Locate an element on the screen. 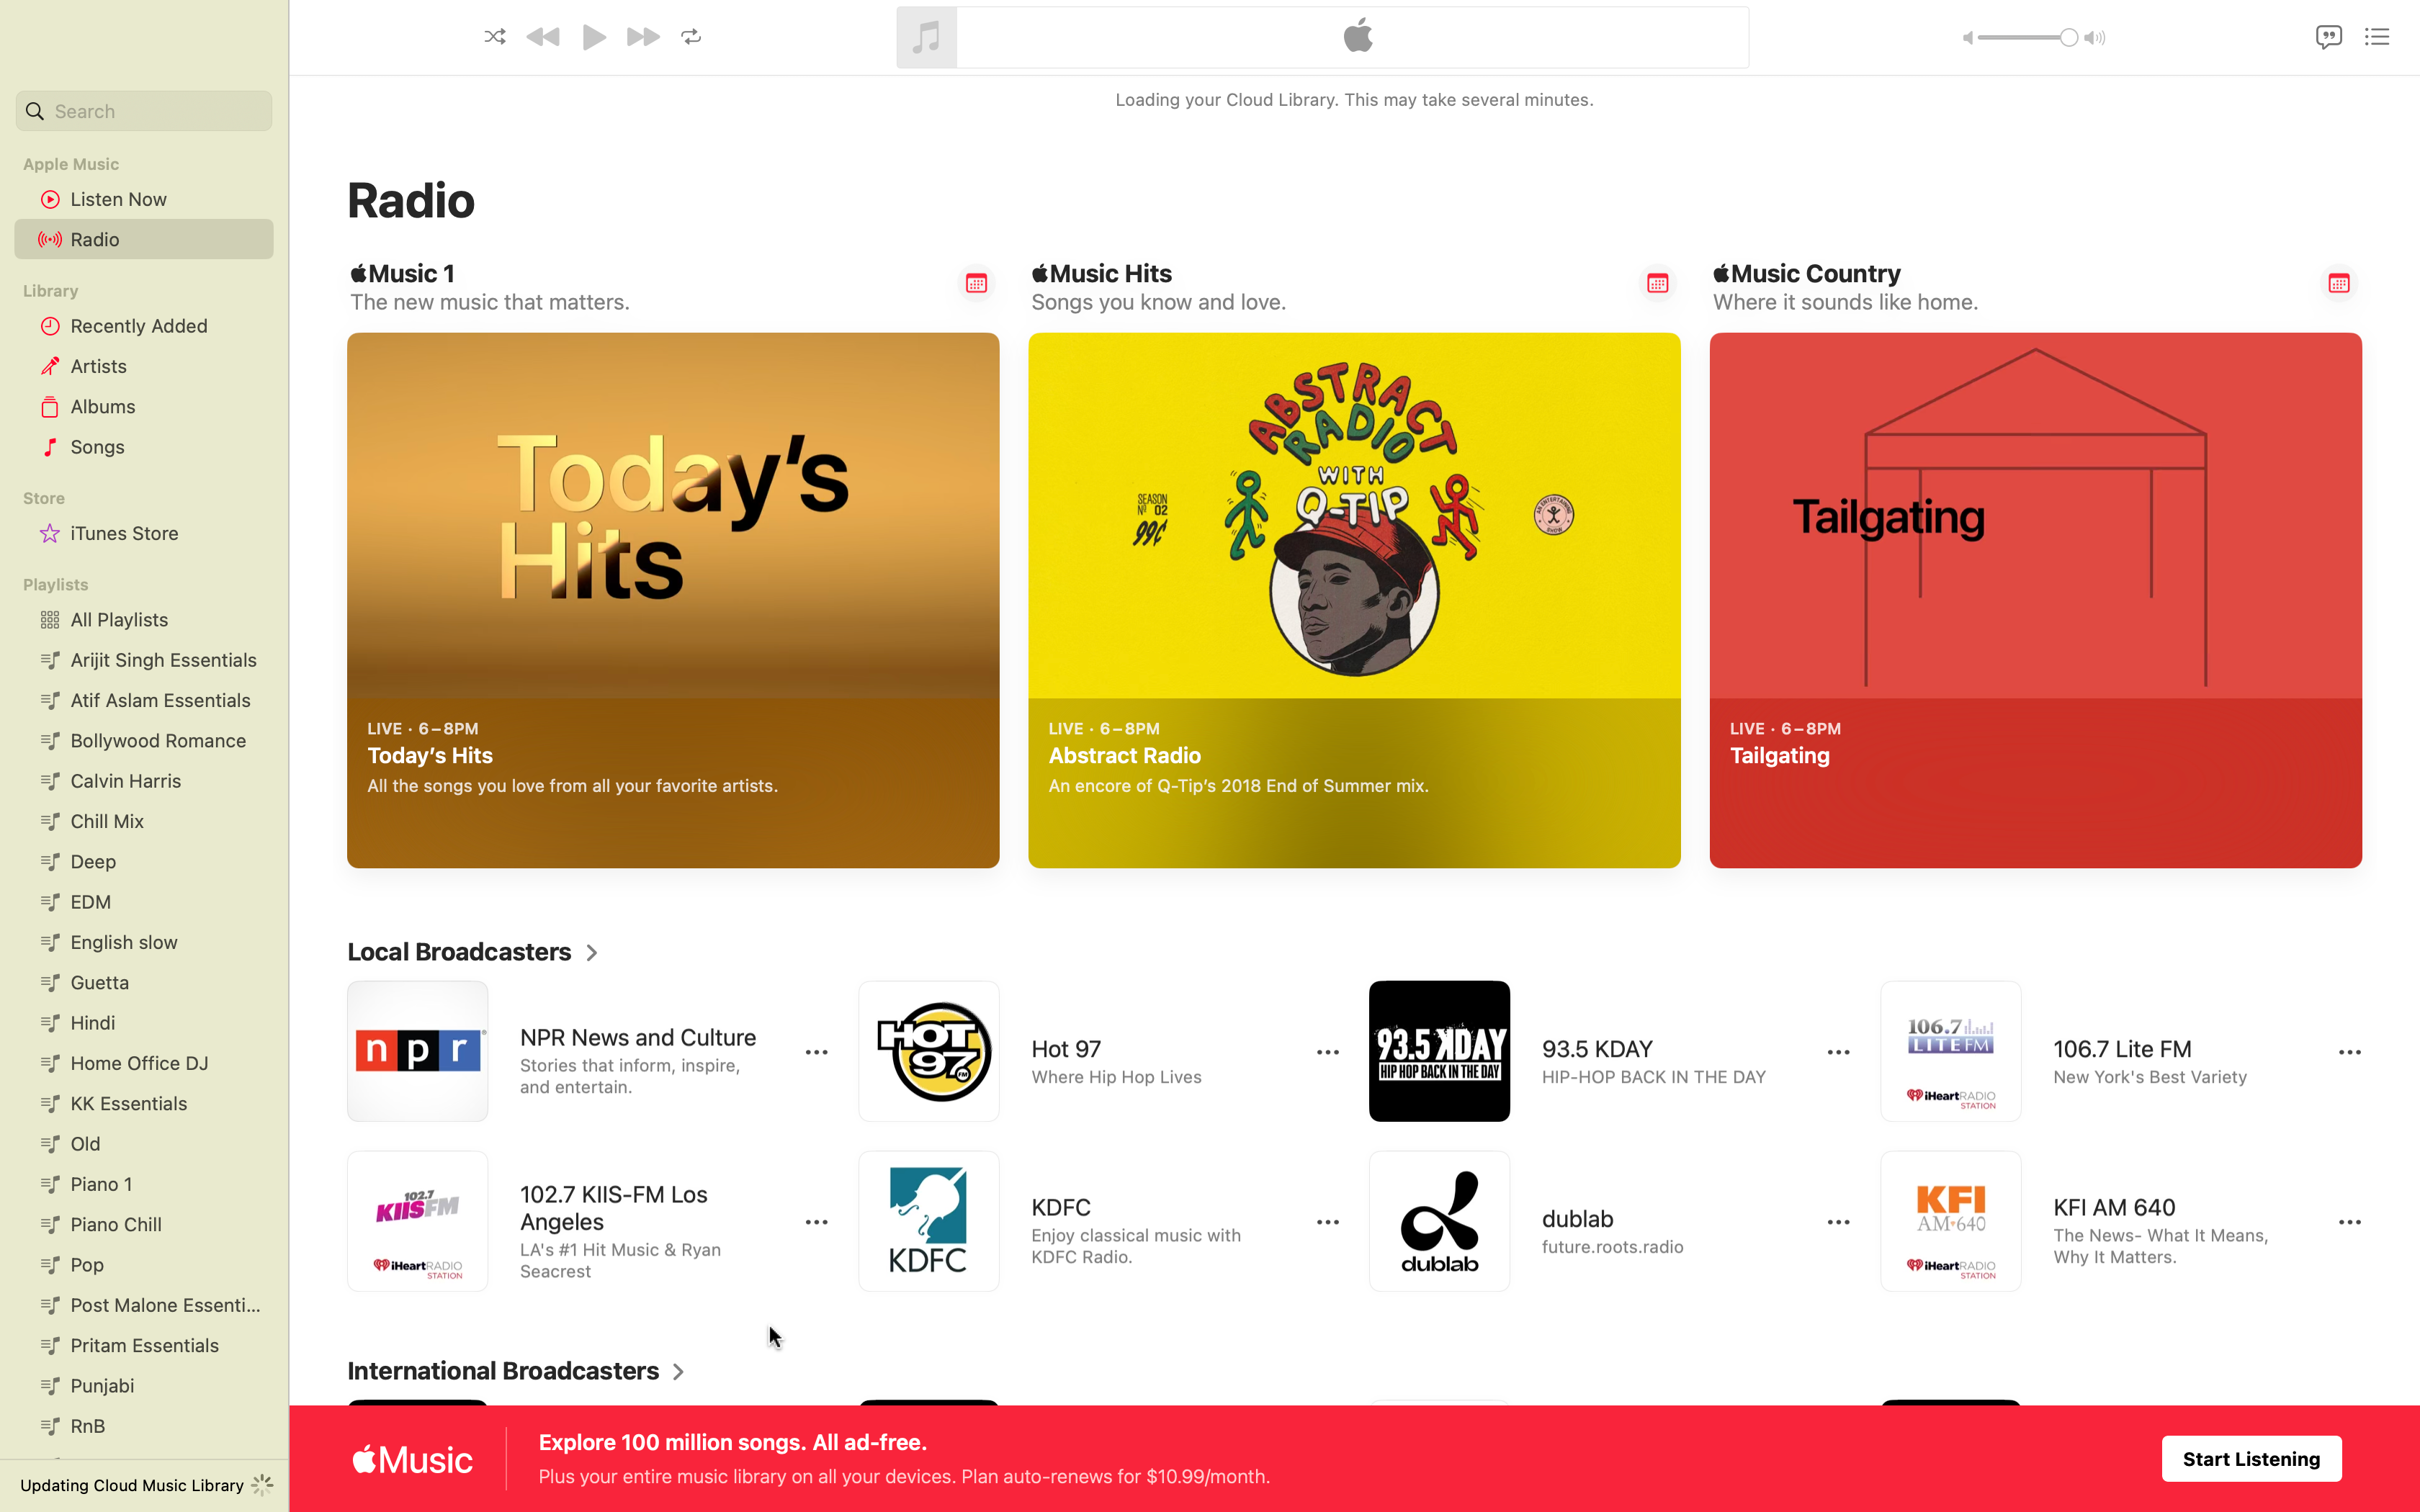 The image size is (2420, 1512). play for the current popular songs is located at coordinates (2269960, 1260252).